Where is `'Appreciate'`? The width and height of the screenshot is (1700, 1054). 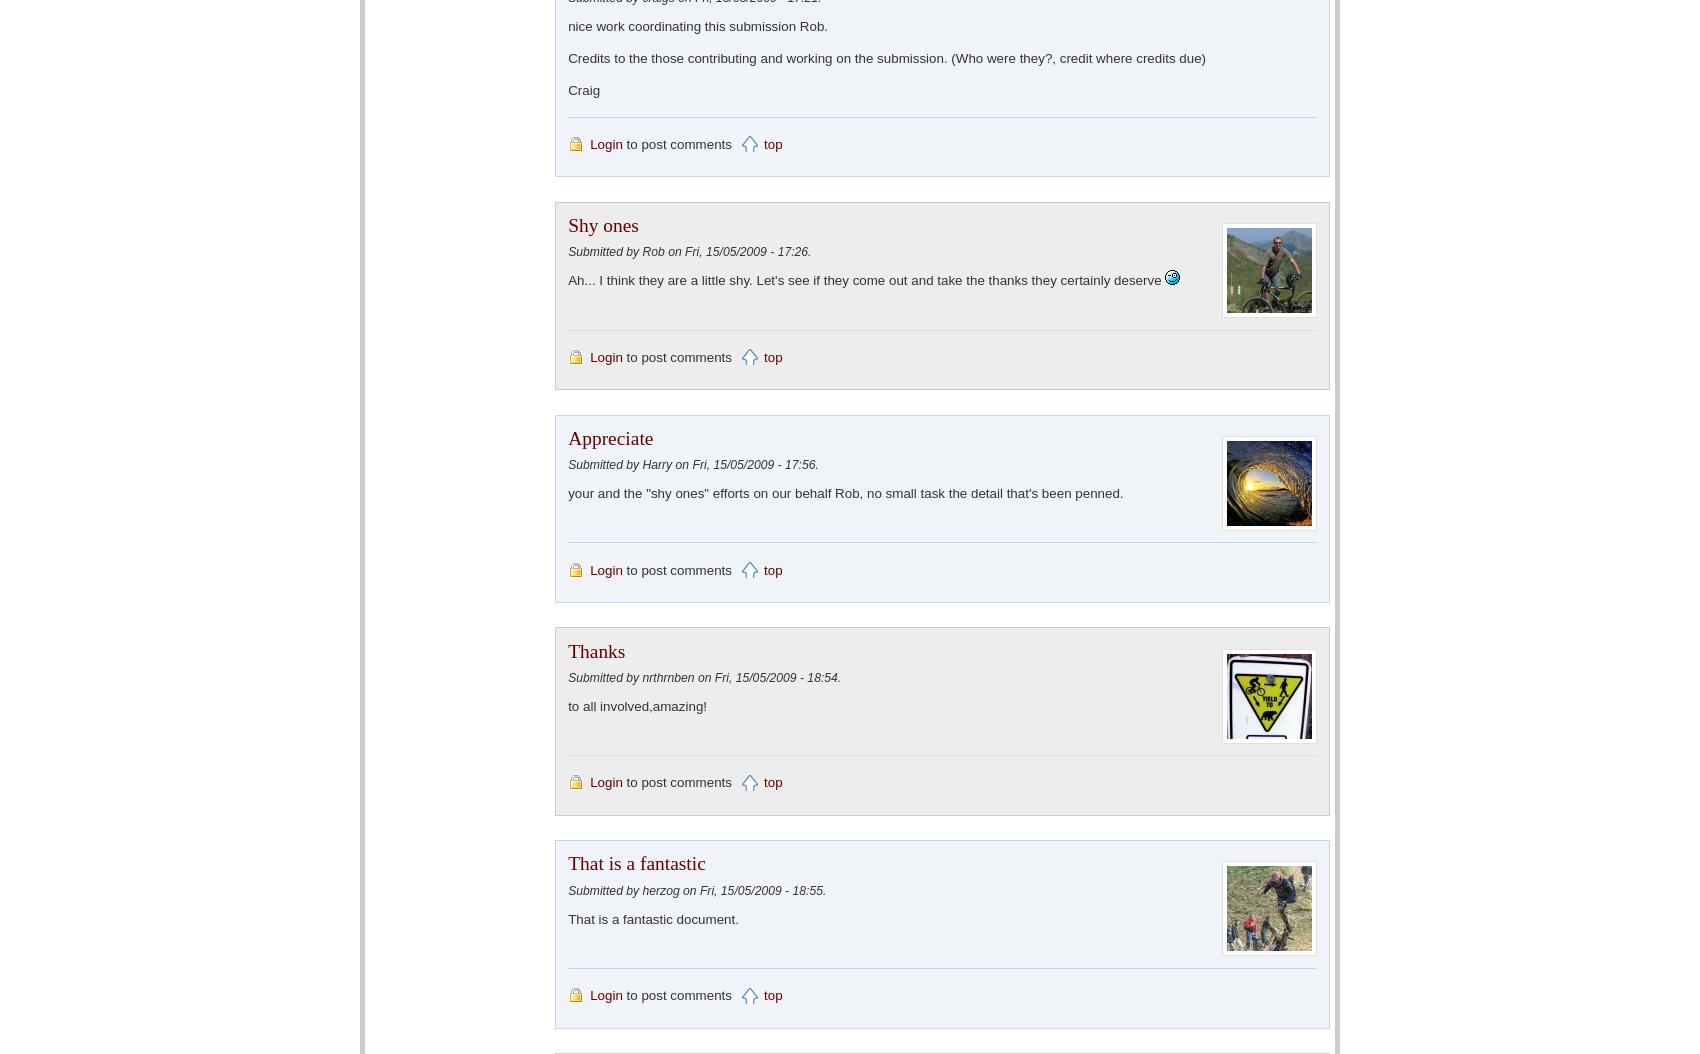
'Appreciate' is located at coordinates (566, 437).